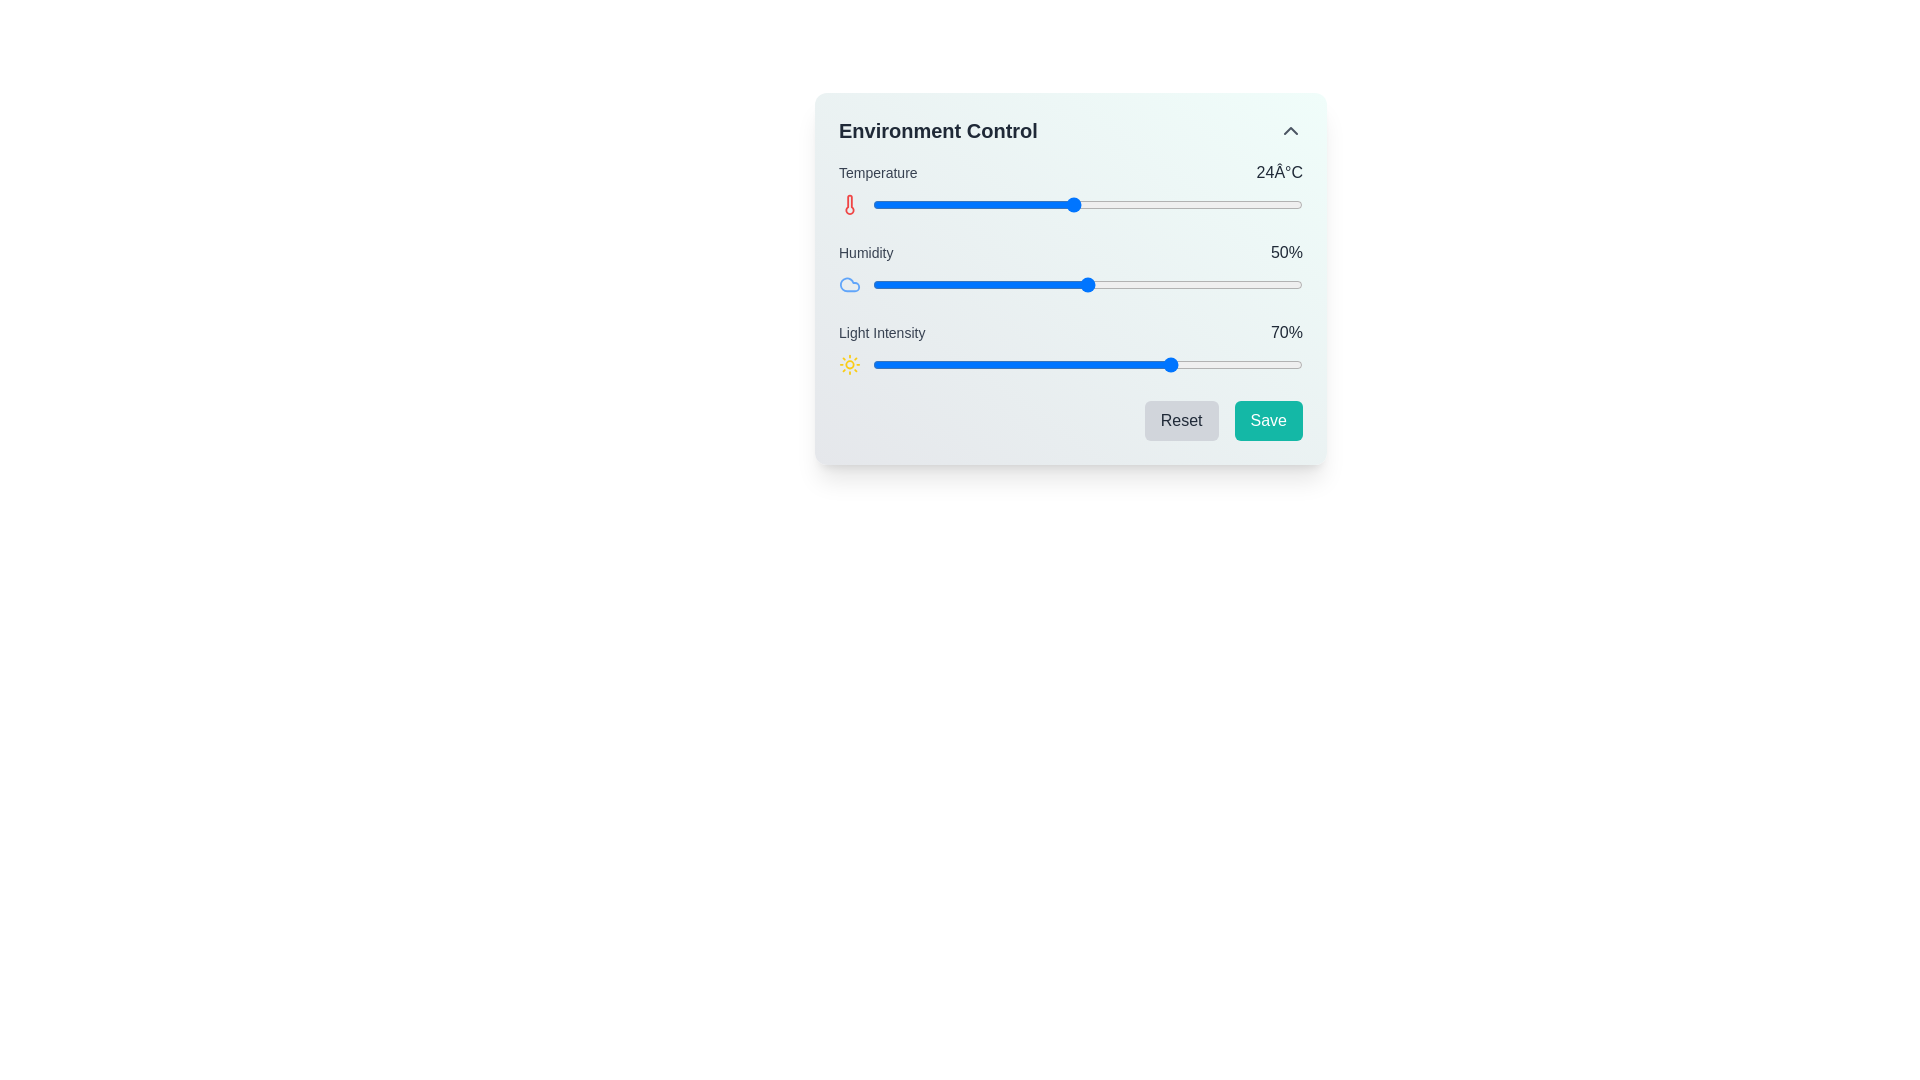  I want to click on the 'Reset' button located at the bottom of the light blue 'Environment Control' card to revert changes, so click(1069, 278).